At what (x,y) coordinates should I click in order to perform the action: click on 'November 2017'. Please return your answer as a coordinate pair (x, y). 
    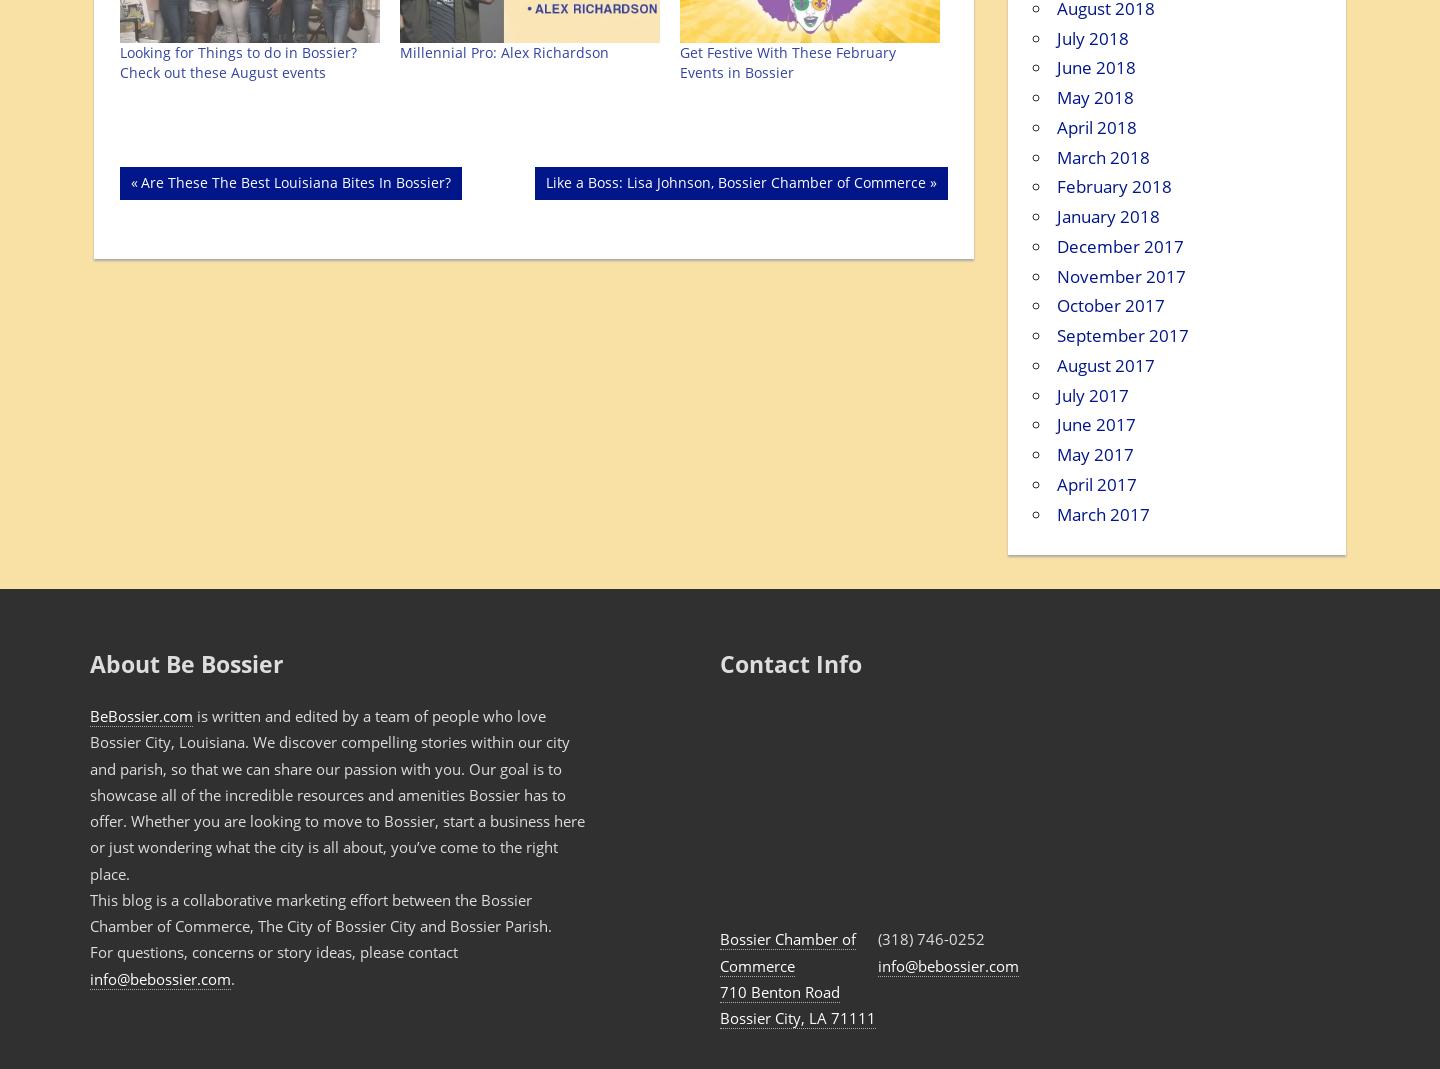
    Looking at the image, I should click on (1056, 274).